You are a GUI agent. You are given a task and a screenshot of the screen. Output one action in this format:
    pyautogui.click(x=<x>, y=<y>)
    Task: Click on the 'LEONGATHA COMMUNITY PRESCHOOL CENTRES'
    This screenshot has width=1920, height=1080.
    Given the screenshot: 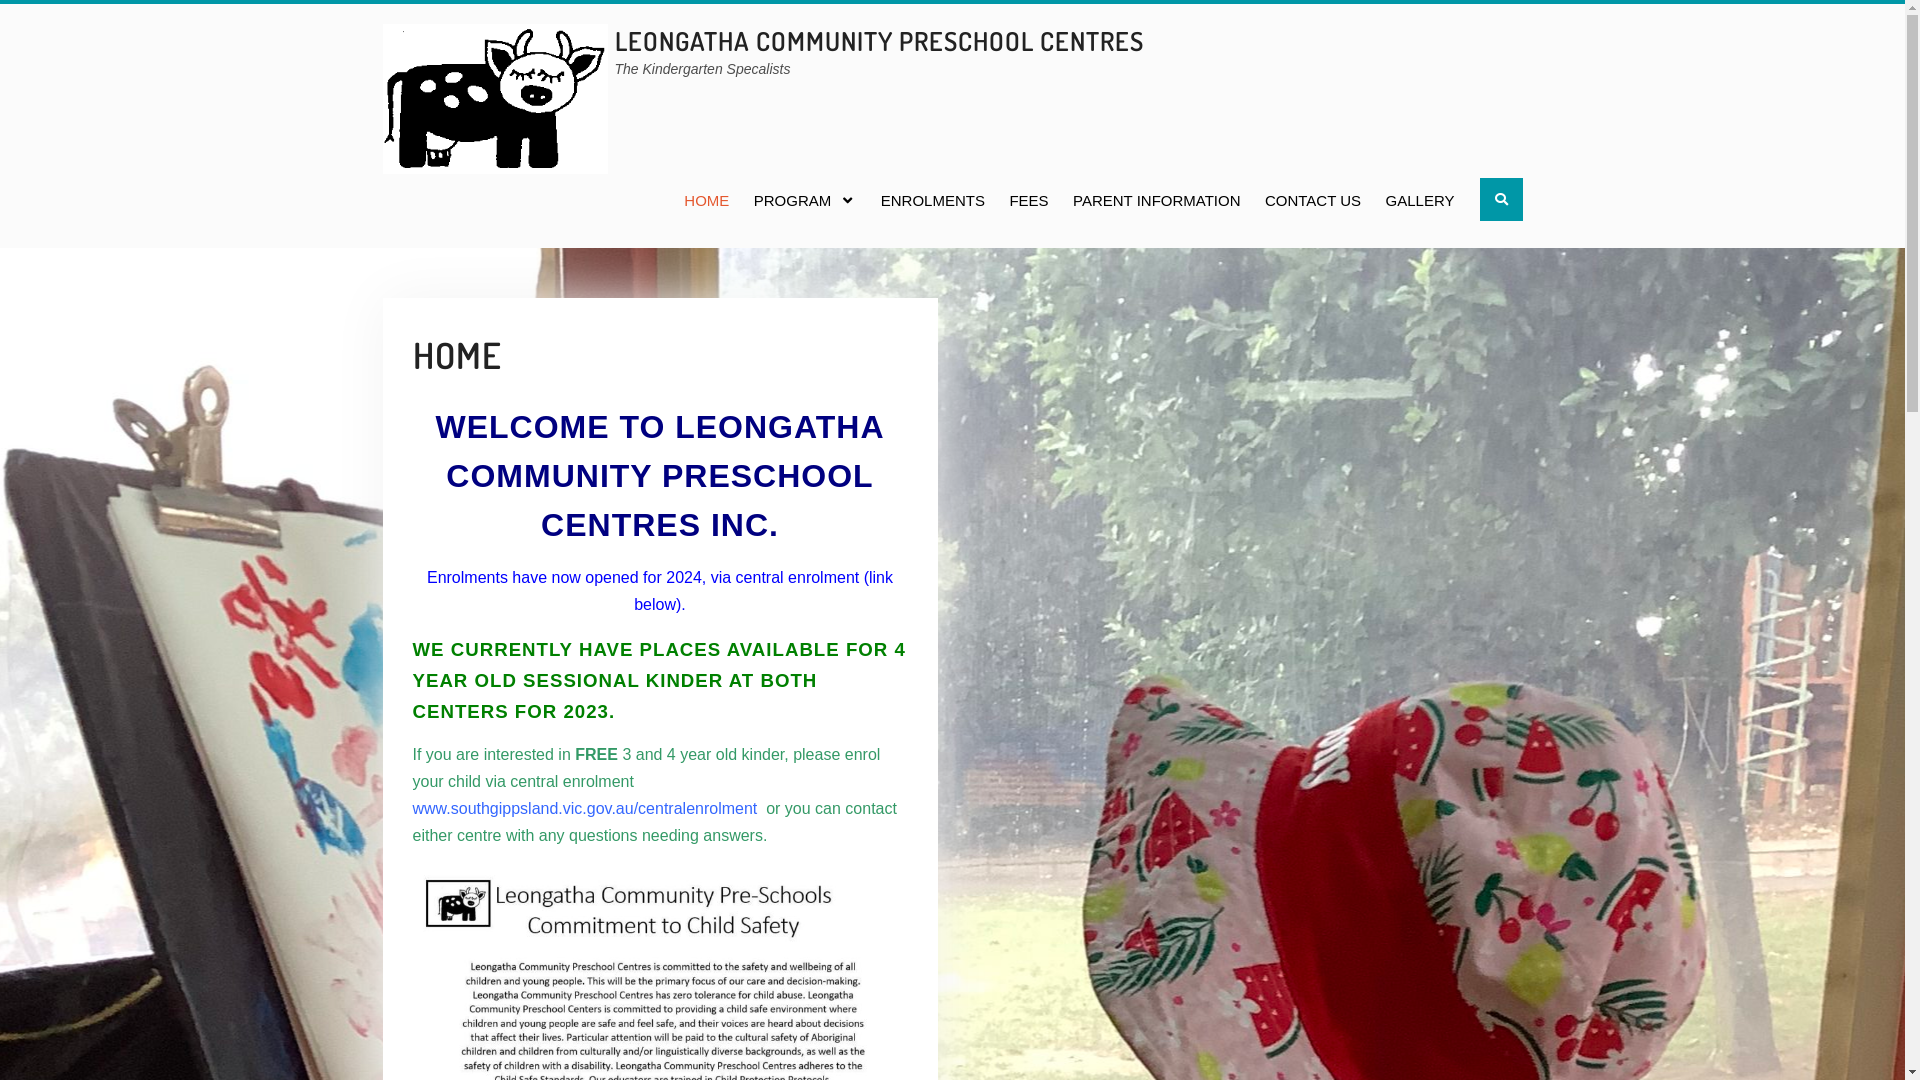 What is the action you would take?
    pyautogui.click(x=878, y=40)
    